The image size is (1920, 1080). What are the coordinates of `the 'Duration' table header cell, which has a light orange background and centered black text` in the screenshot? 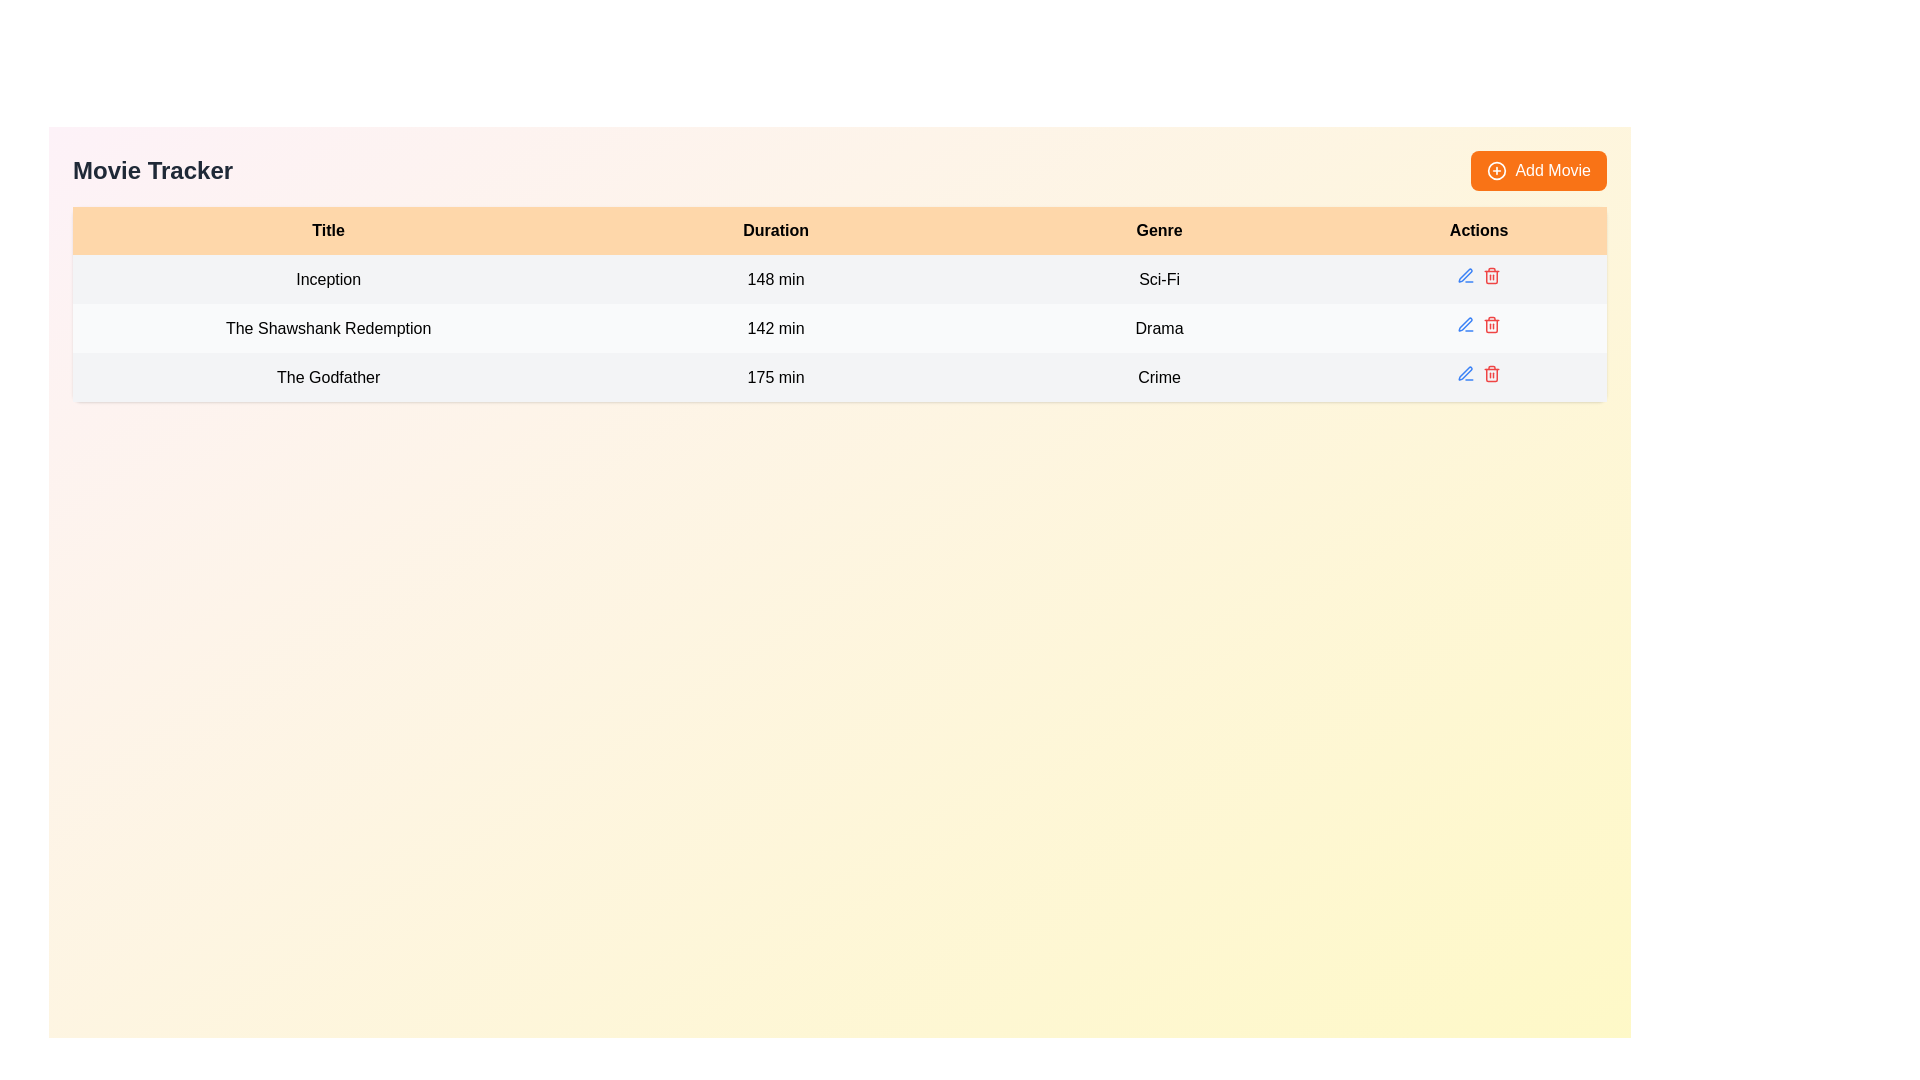 It's located at (775, 230).